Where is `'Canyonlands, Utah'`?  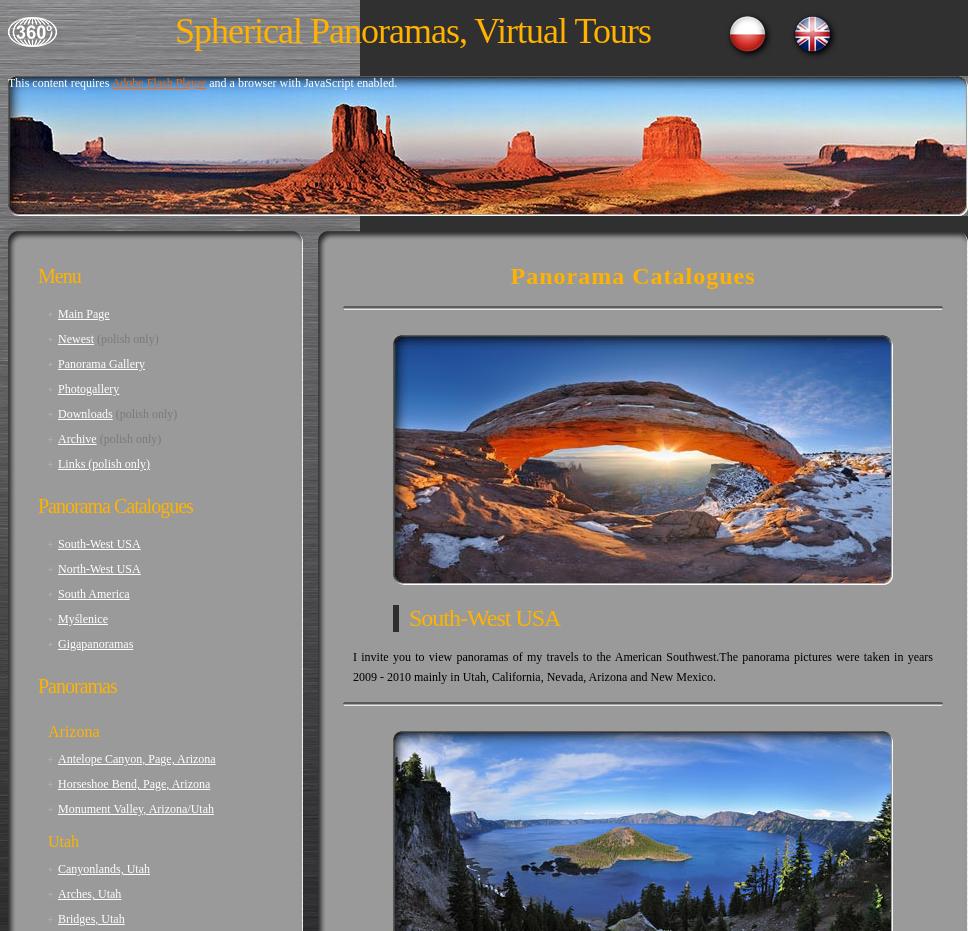
'Canyonlands, Utah' is located at coordinates (103, 868).